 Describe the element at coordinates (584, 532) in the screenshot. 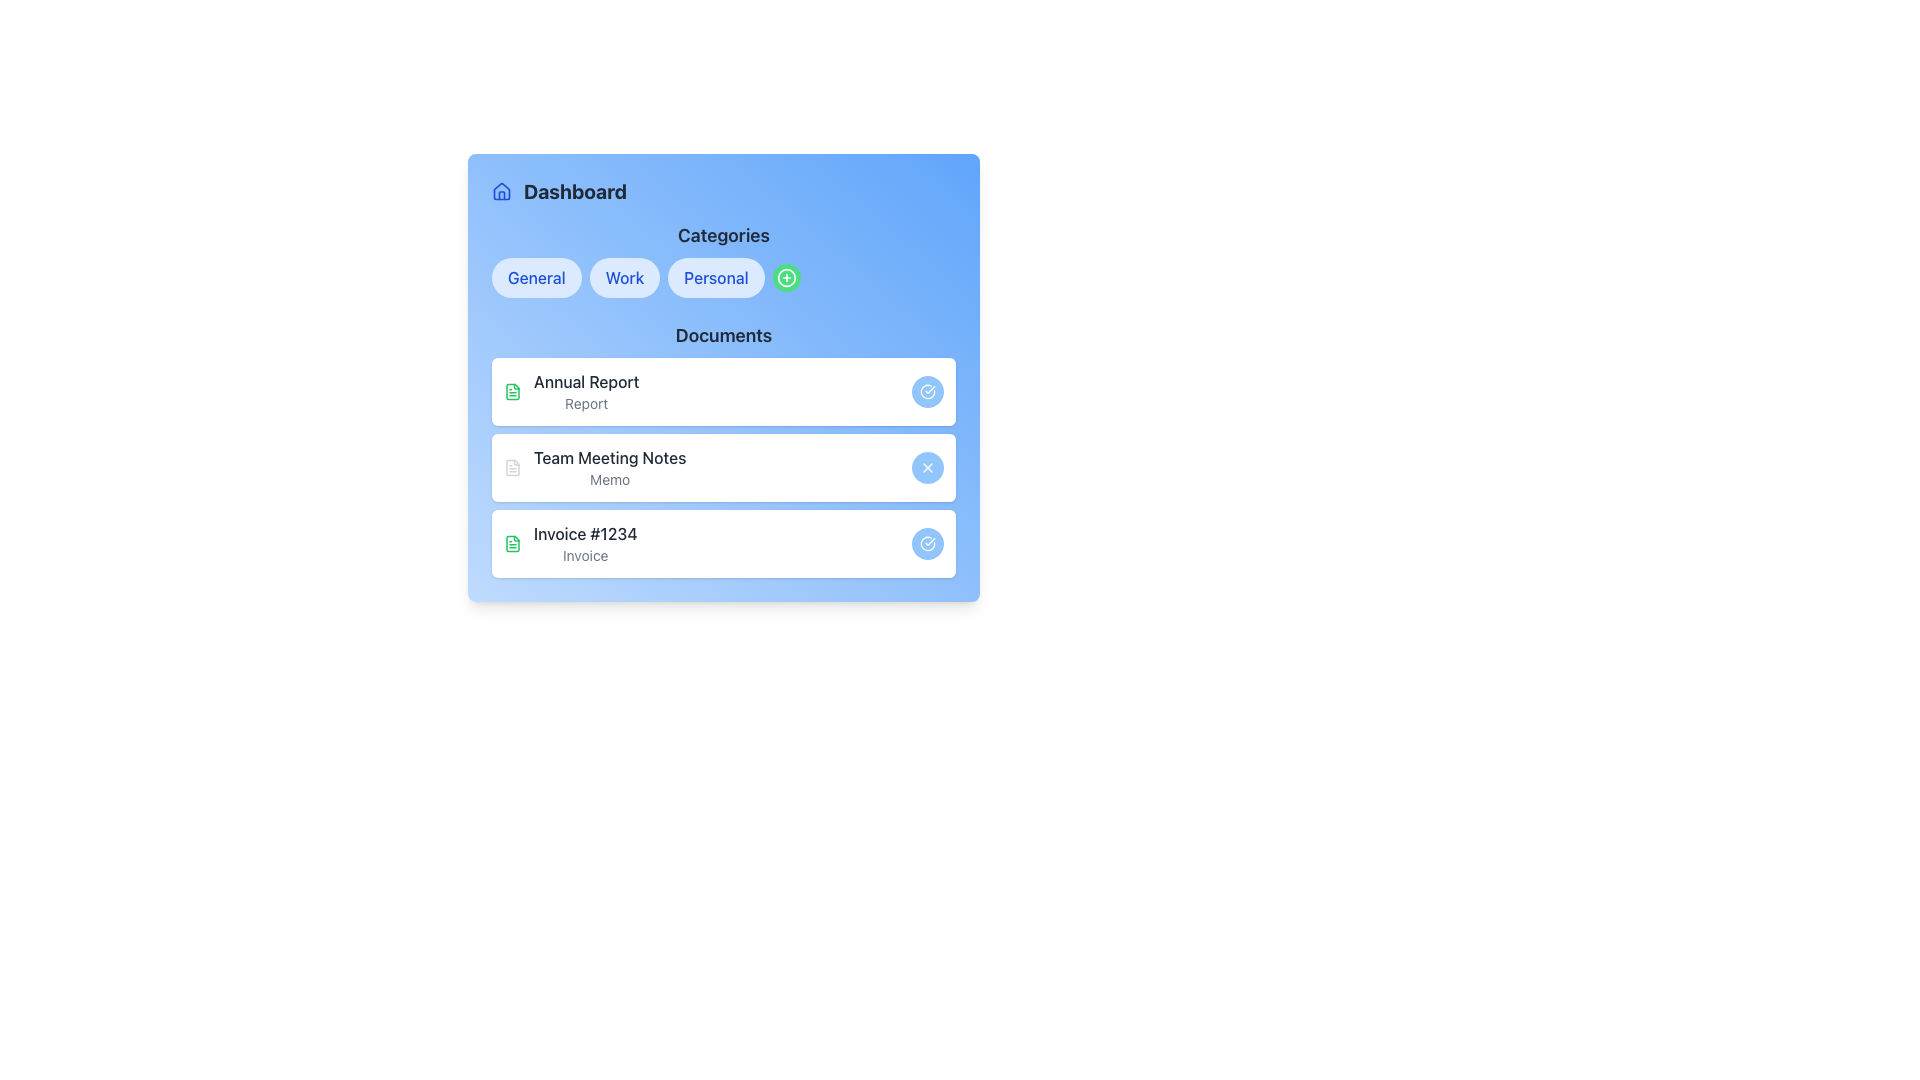

I see `the text label displaying the identifier of the document titled 'Invoice', which is positioned in the bottommost document entry box within the 'Documents' section` at that location.